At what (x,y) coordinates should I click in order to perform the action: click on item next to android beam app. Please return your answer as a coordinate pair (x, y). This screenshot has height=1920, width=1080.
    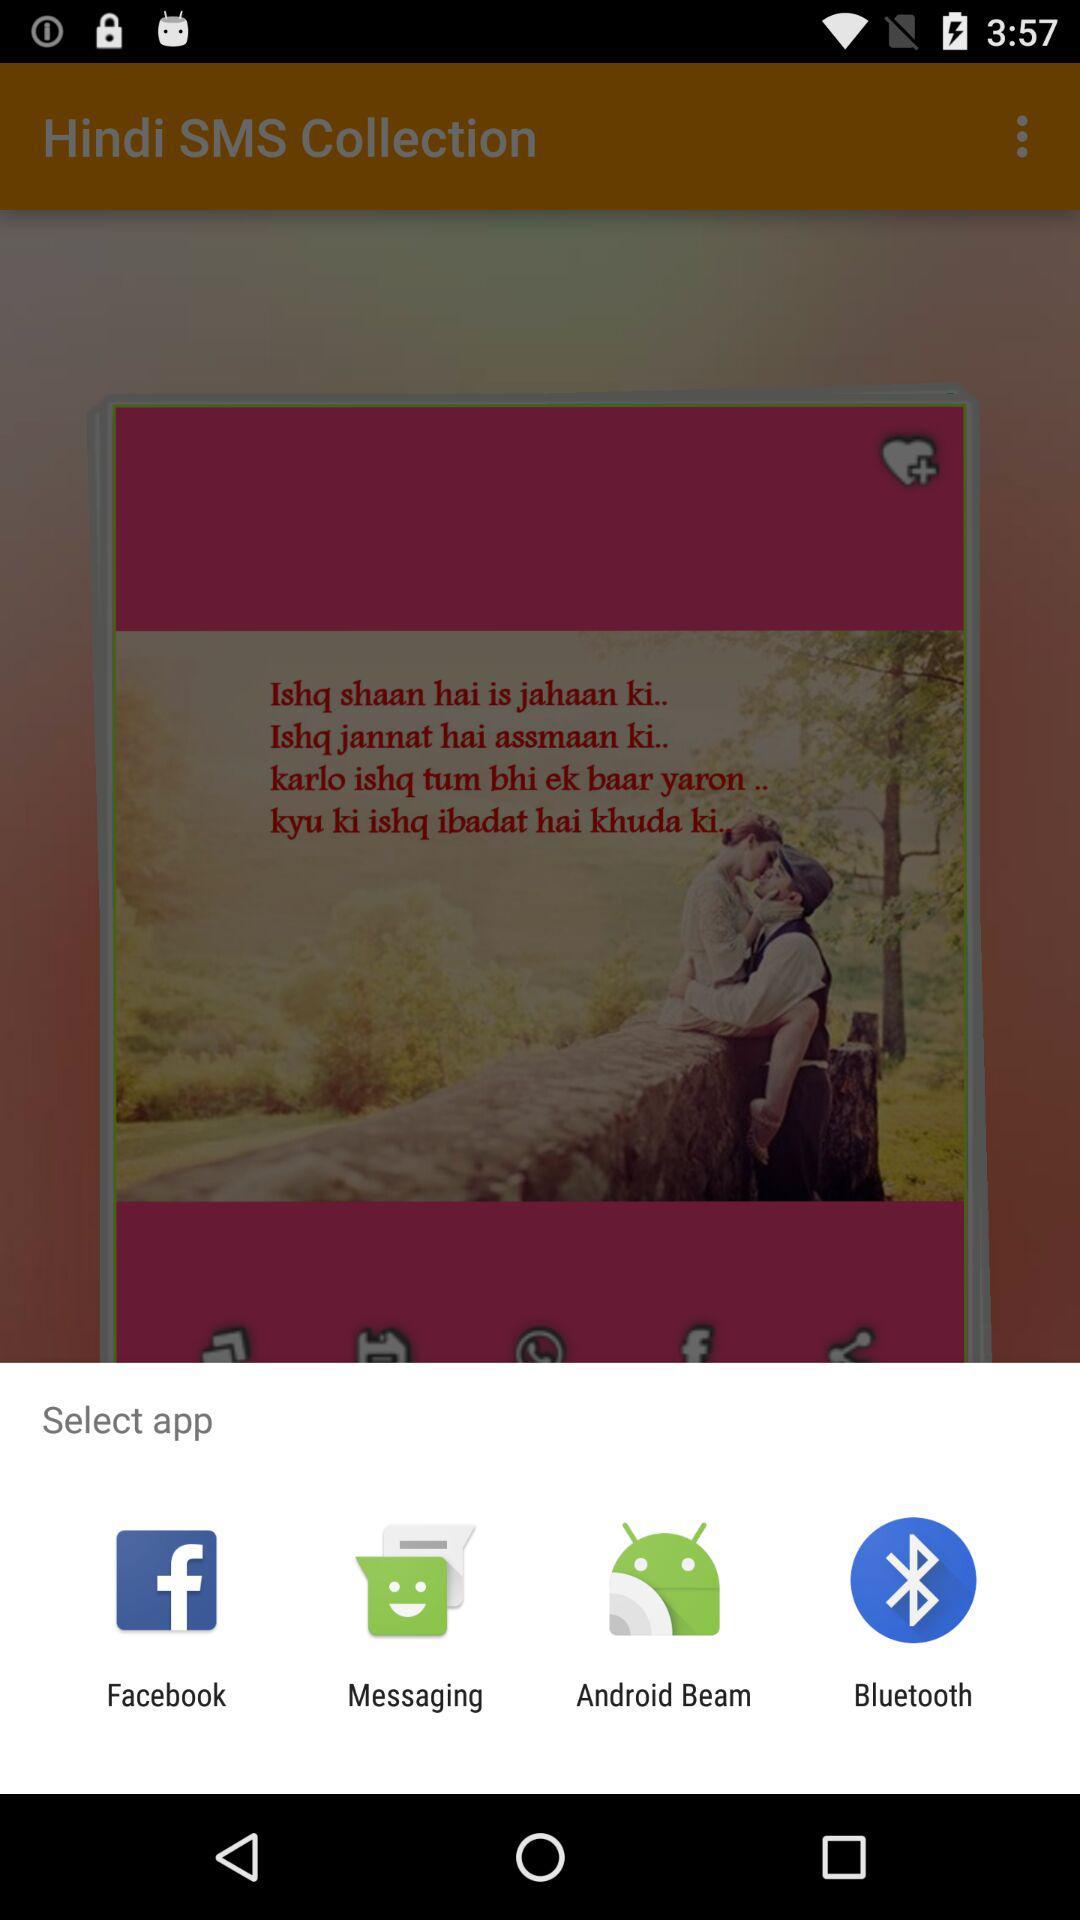
    Looking at the image, I should click on (913, 1711).